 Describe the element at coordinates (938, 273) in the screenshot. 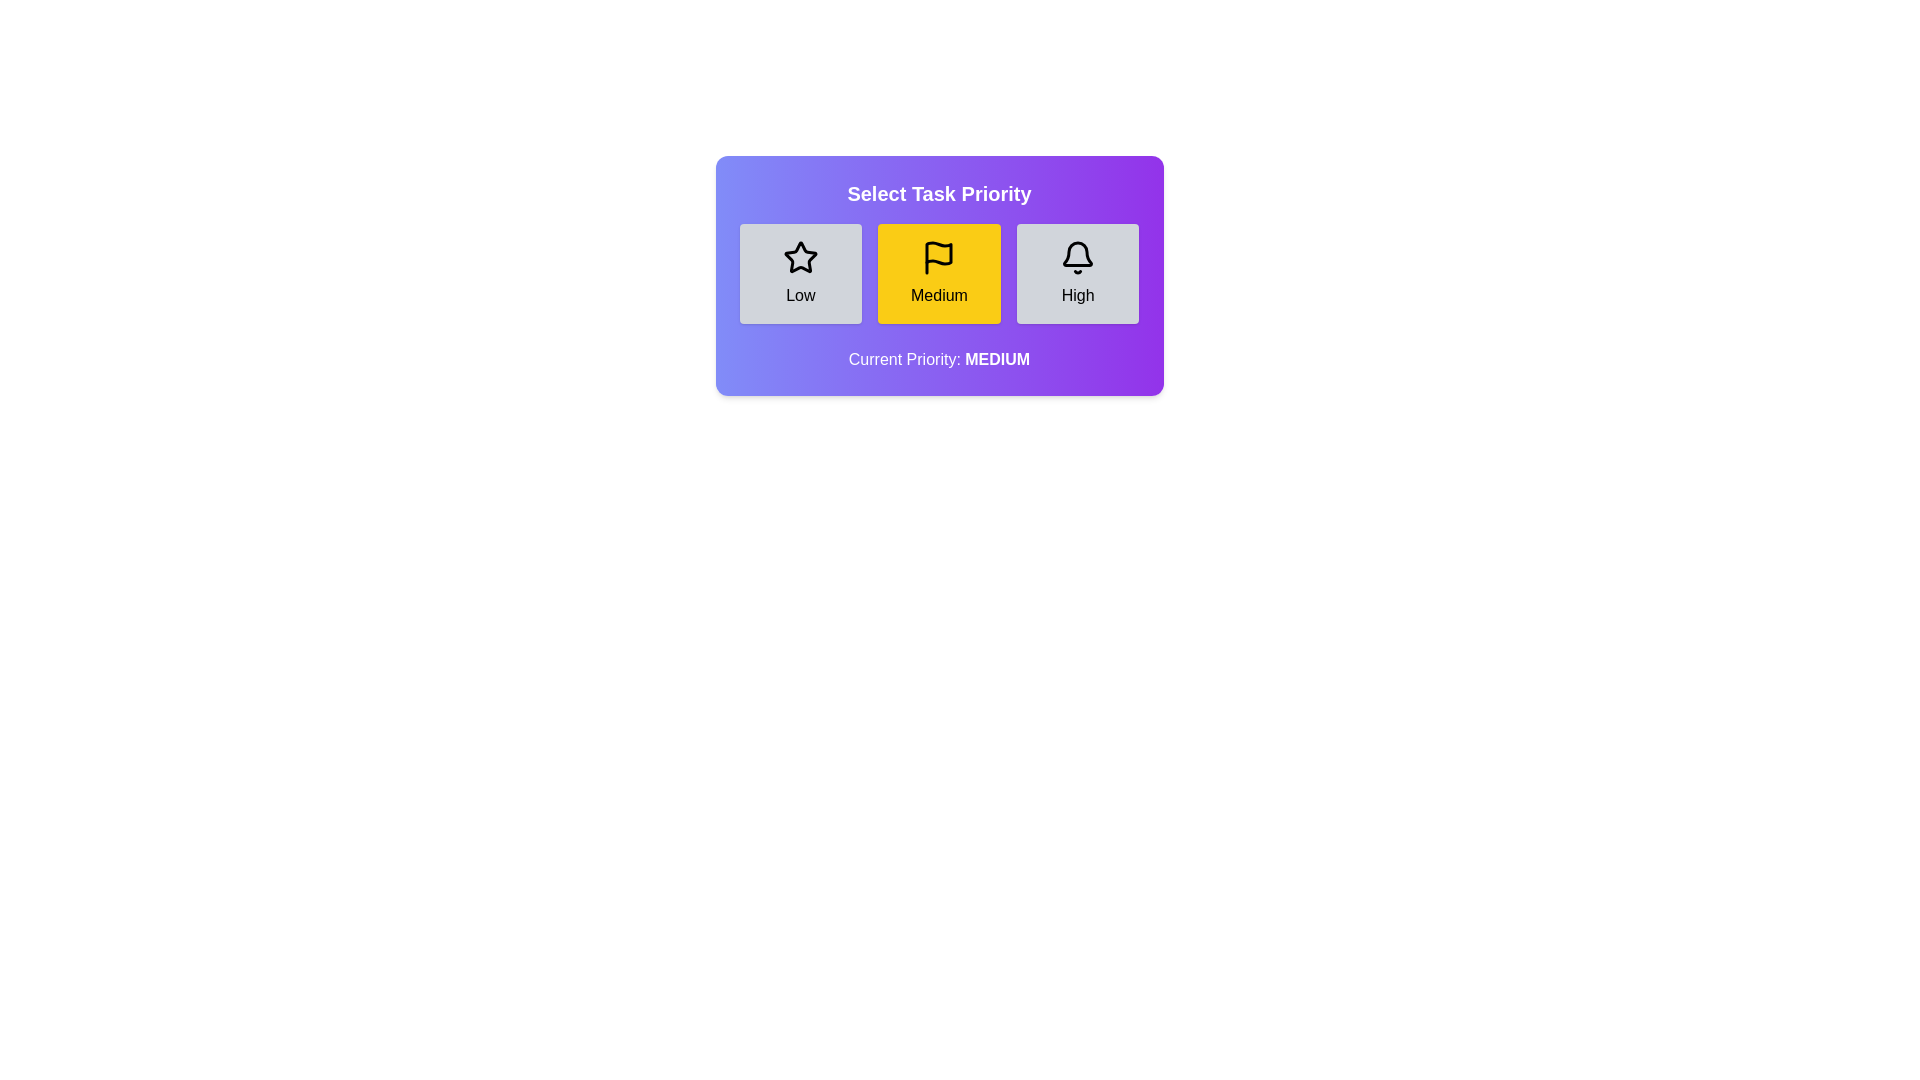

I see `the priority button labeled Medium to observe its hover effect` at that location.